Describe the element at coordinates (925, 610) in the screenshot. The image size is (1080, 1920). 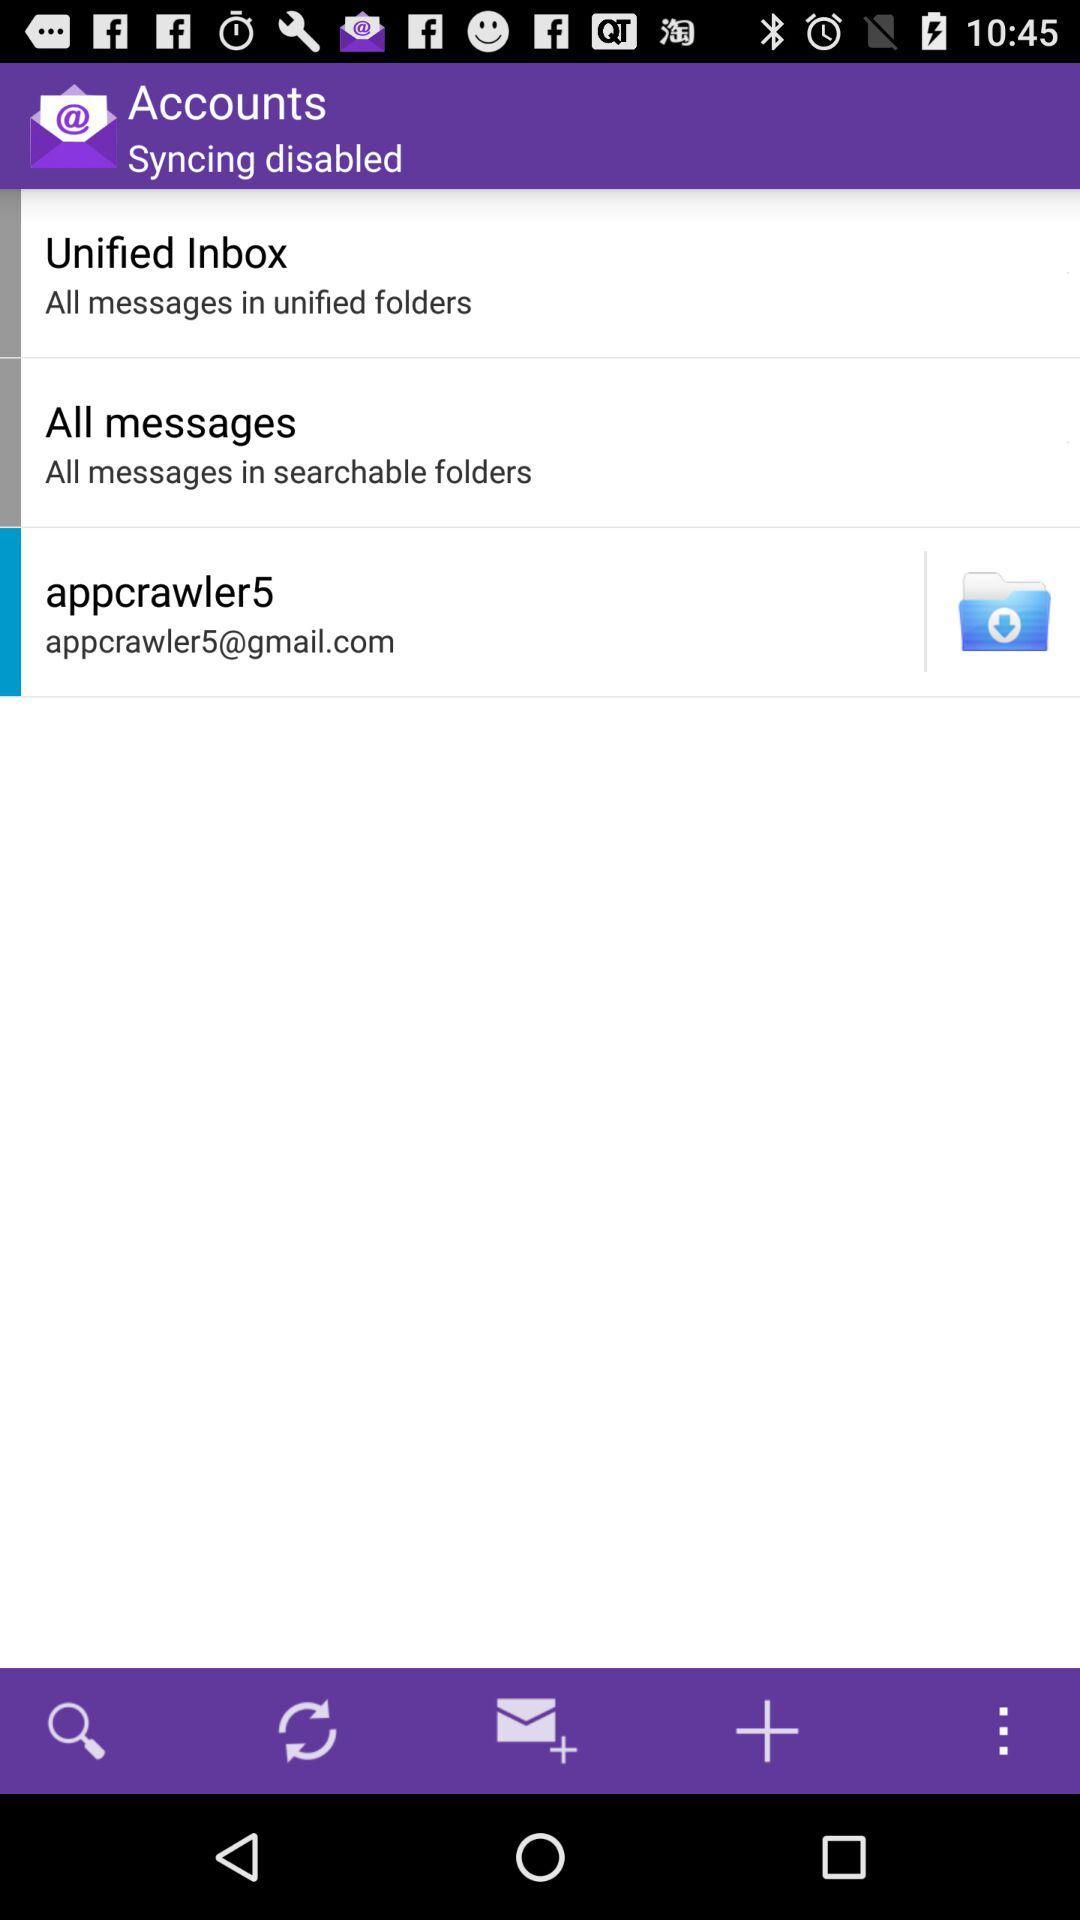
I see `the item below all messages in app` at that location.